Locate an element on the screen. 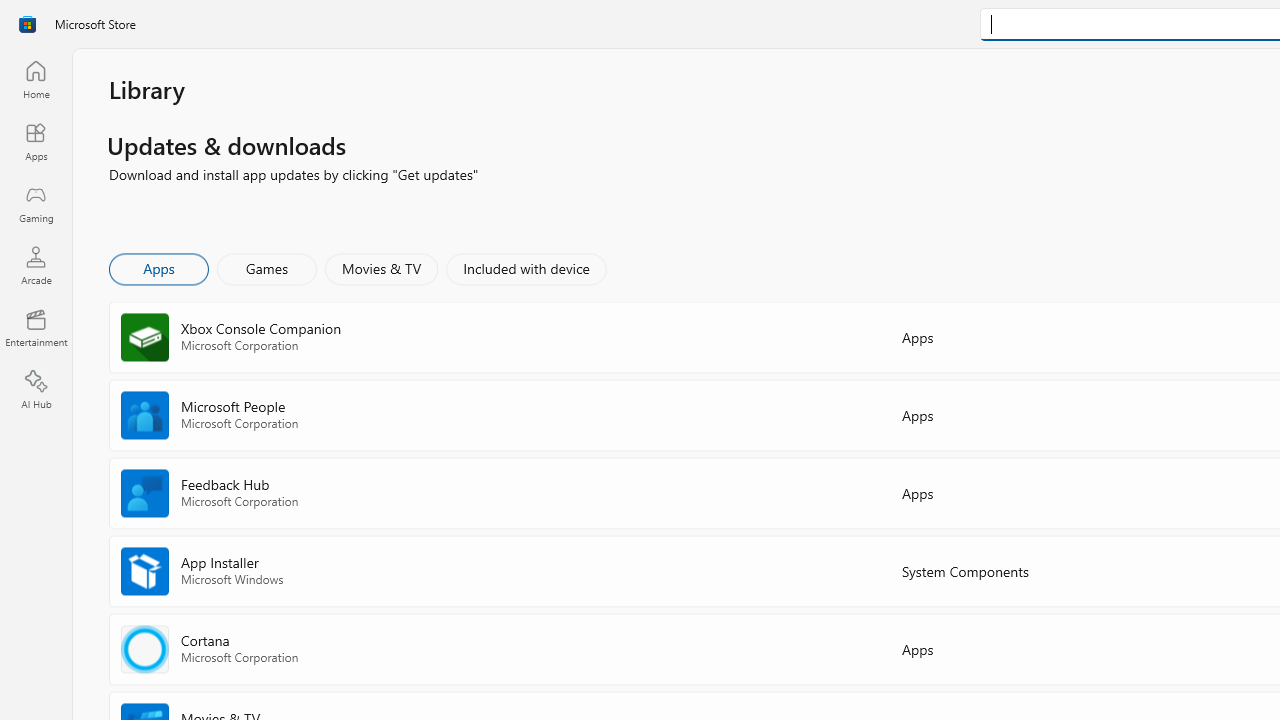 The height and width of the screenshot is (720, 1280). 'AI Hub' is located at coordinates (35, 390).